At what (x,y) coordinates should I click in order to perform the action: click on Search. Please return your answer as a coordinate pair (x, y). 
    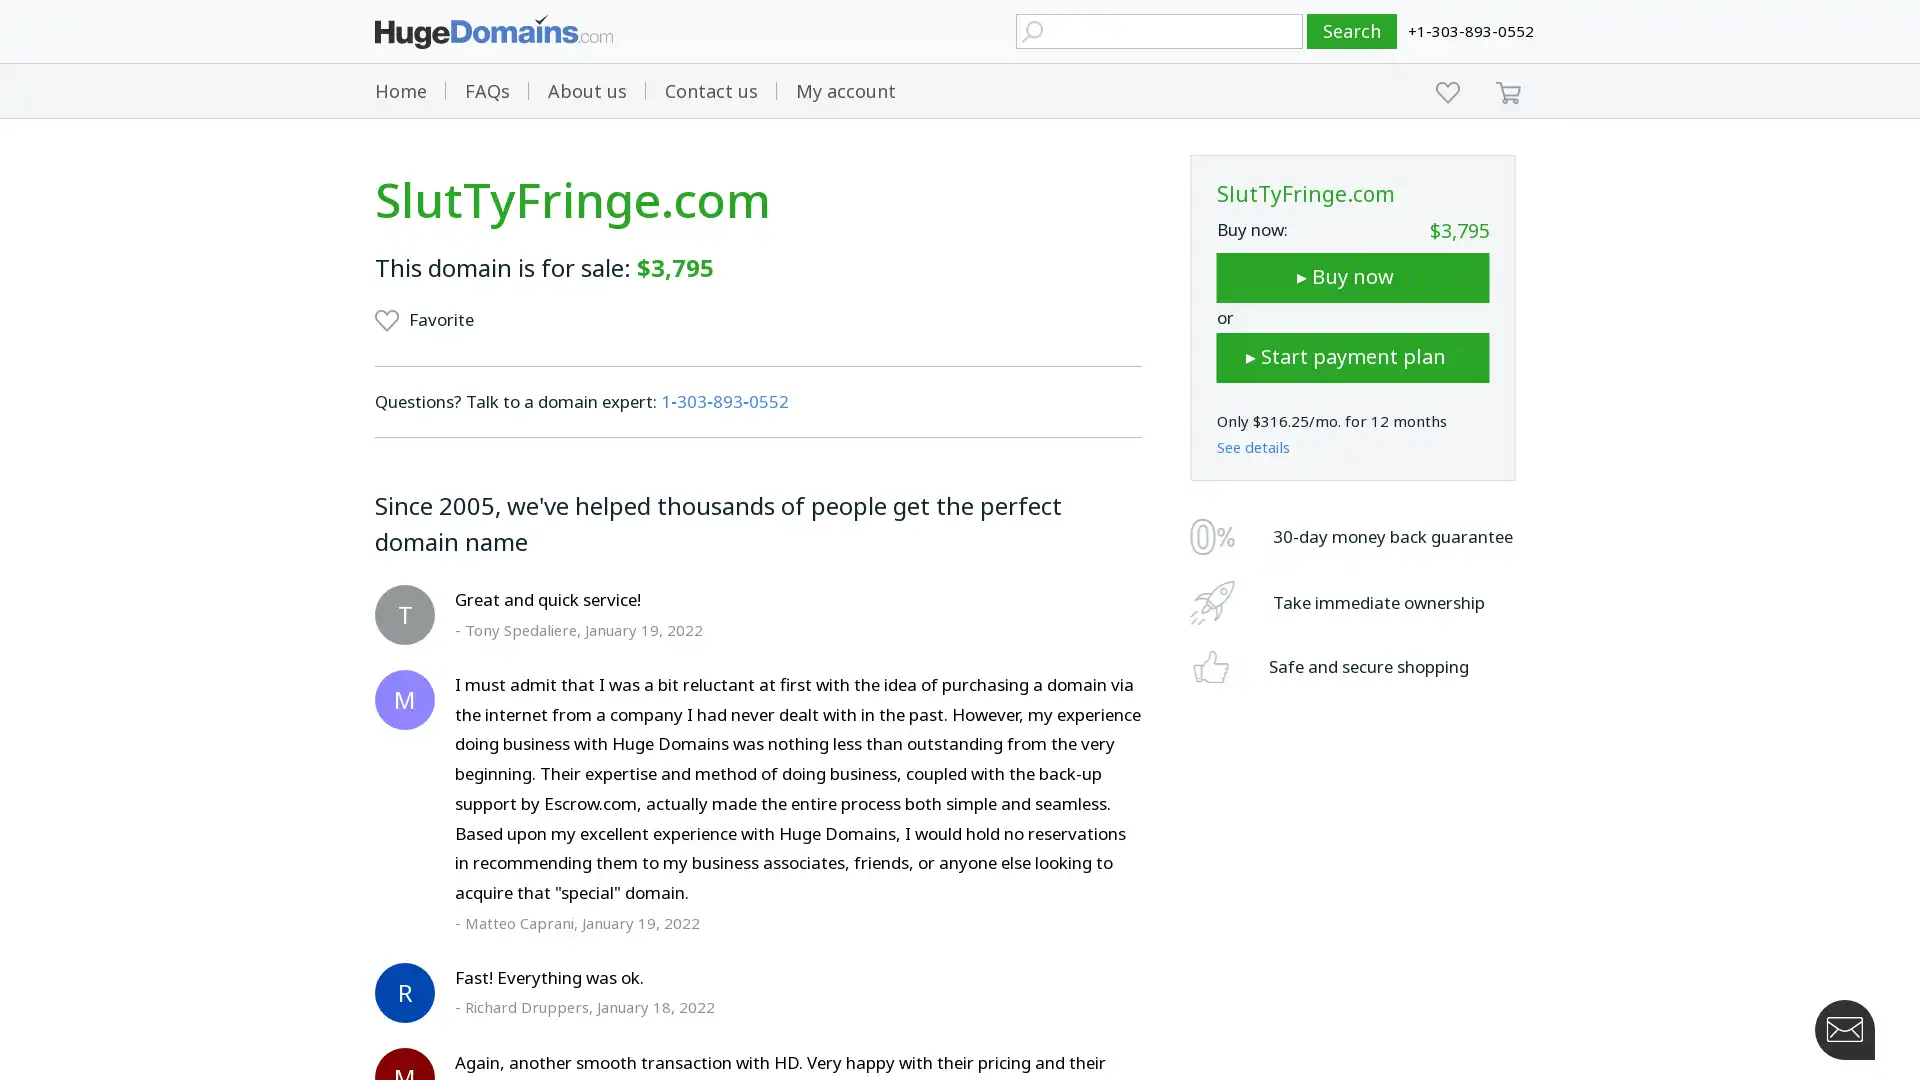
    Looking at the image, I should click on (1352, 31).